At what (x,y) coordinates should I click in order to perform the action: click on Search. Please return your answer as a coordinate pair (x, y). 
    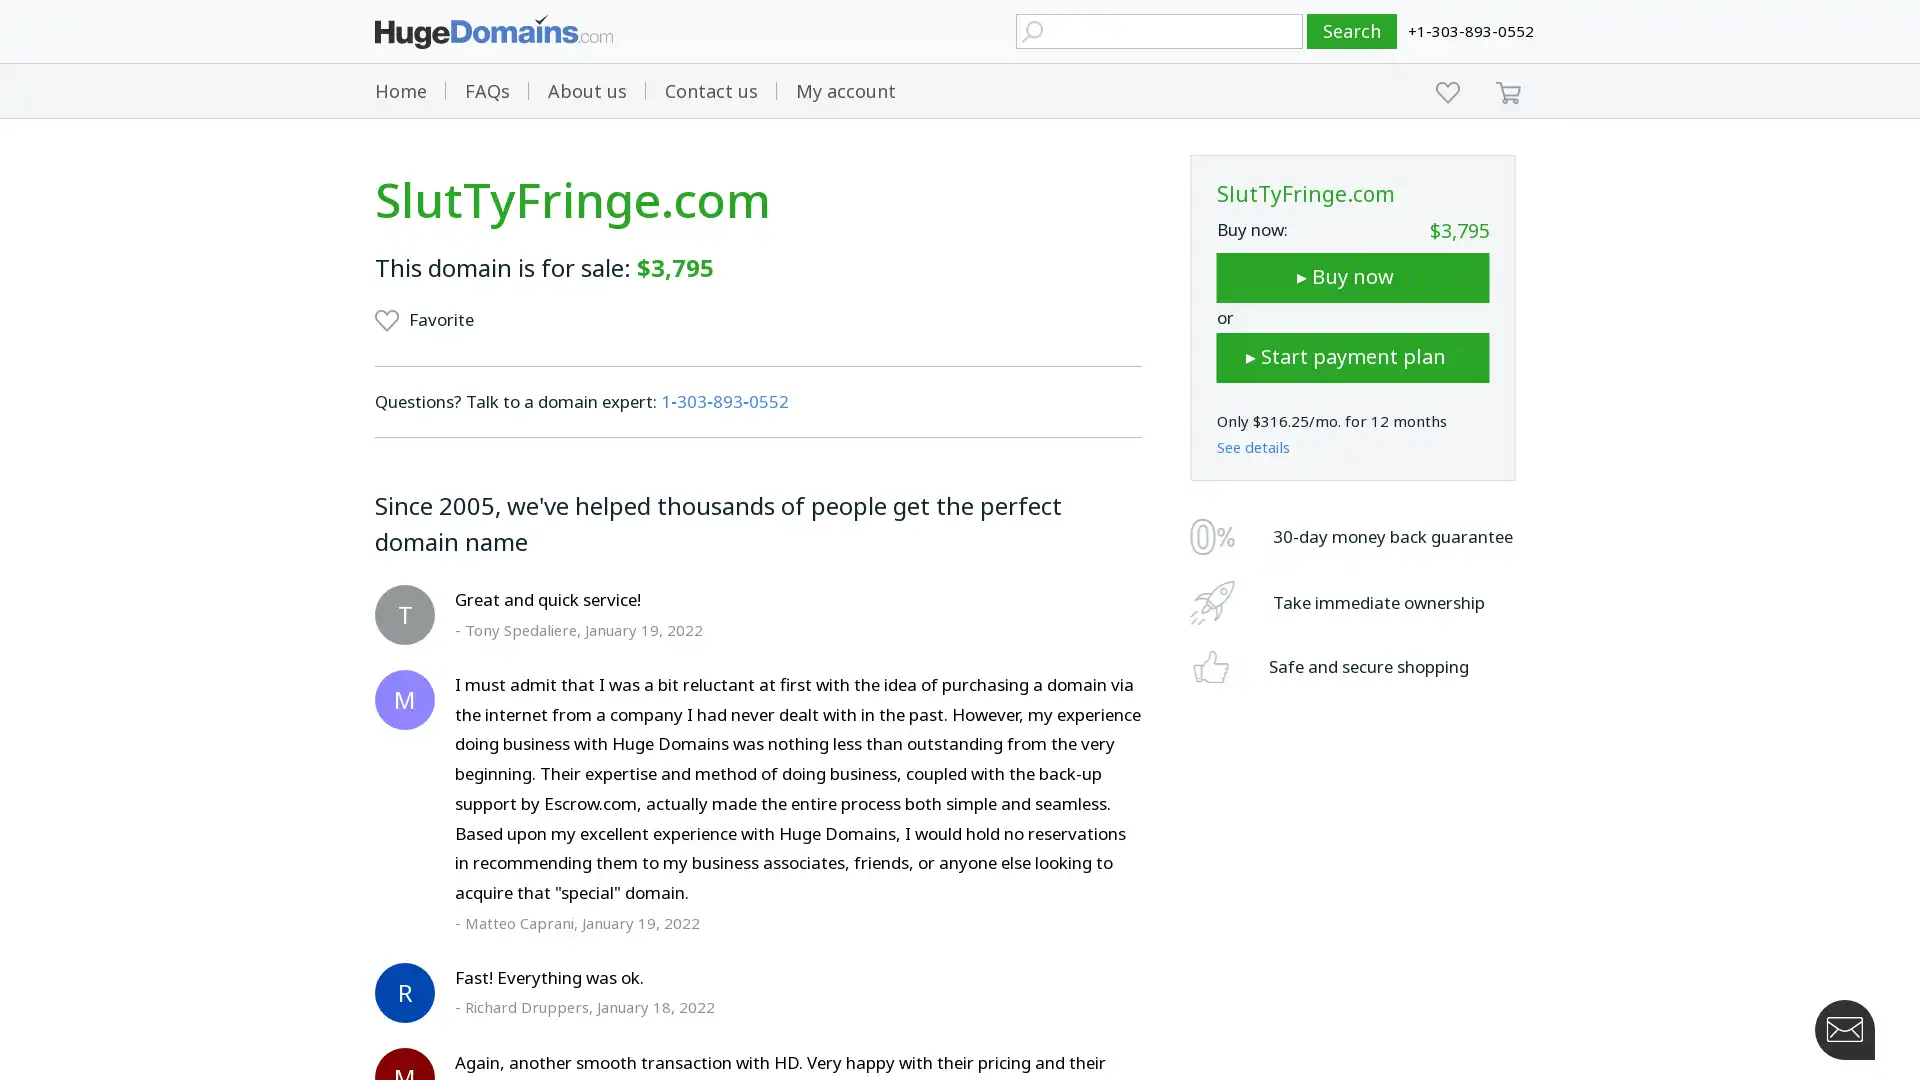
    Looking at the image, I should click on (1352, 31).